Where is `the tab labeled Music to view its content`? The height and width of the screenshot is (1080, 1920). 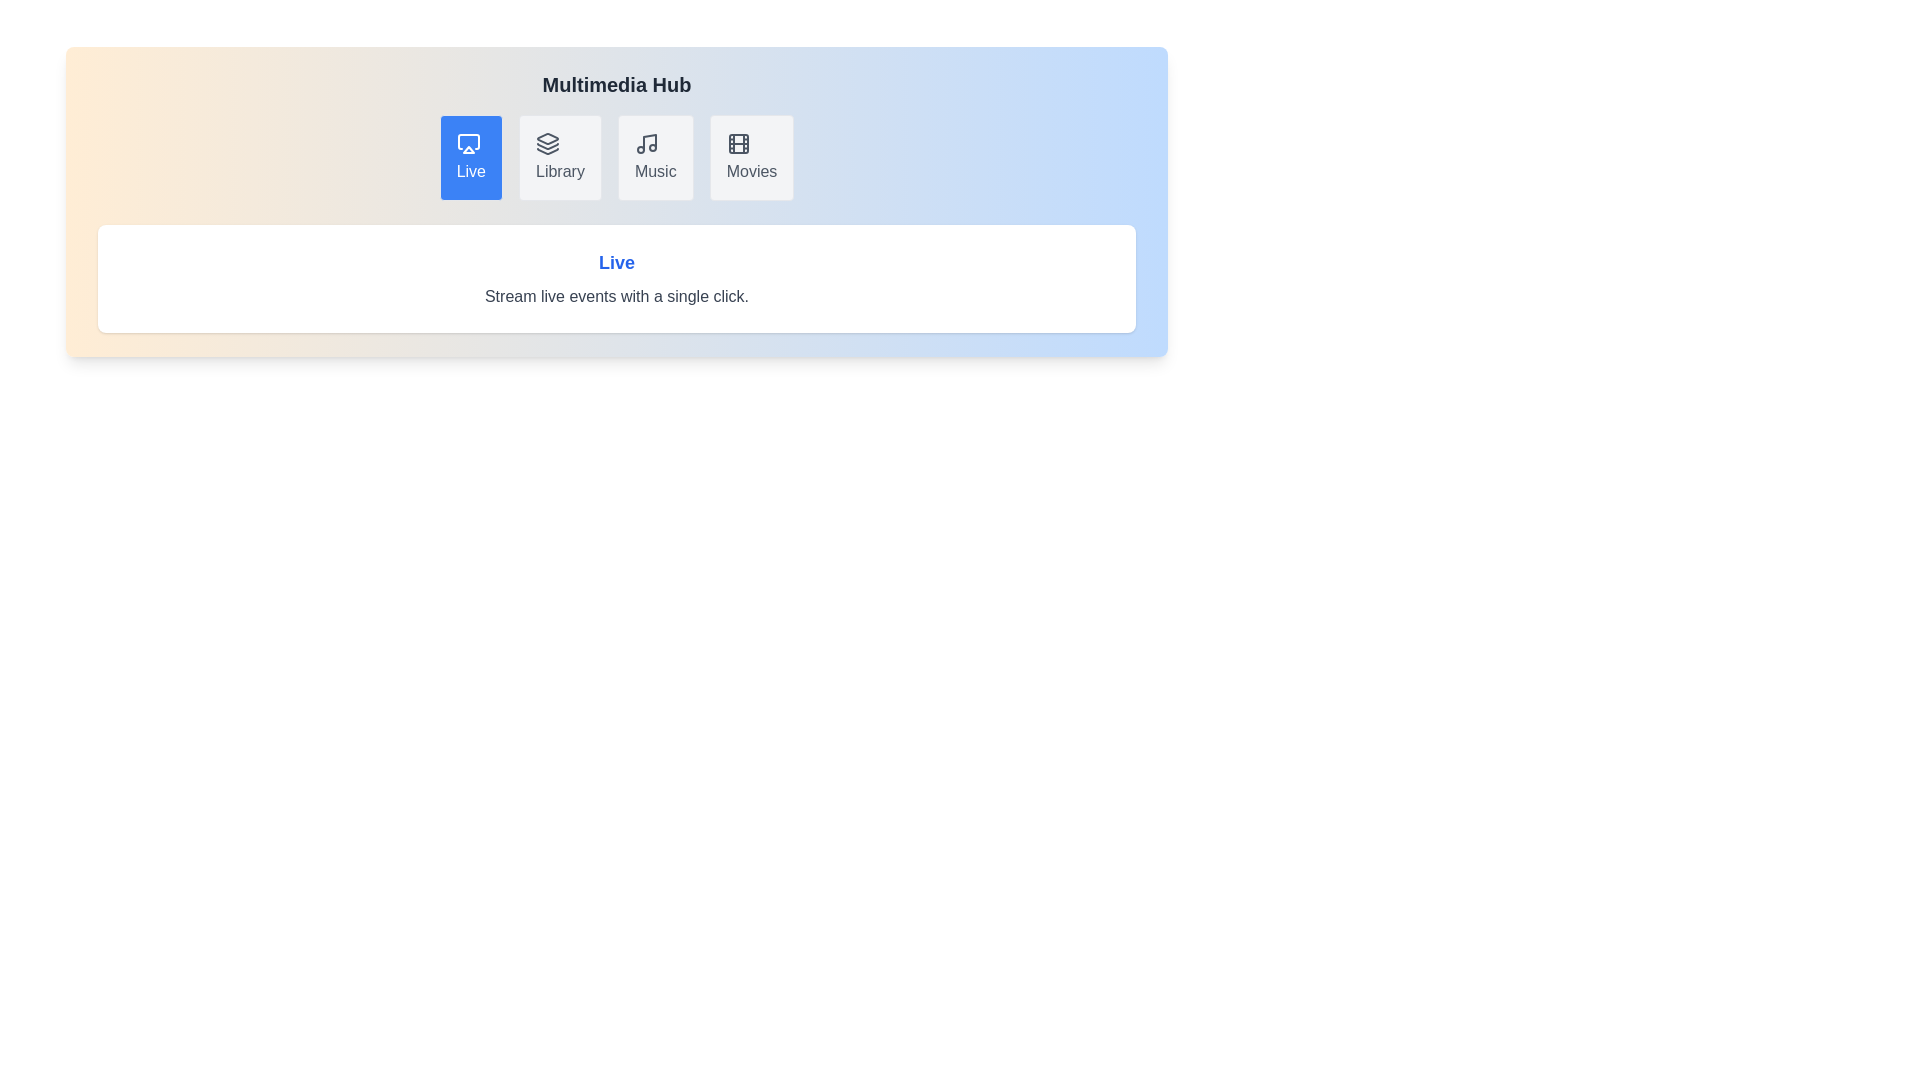
the tab labeled Music to view its content is located at coordinates (654, 157).